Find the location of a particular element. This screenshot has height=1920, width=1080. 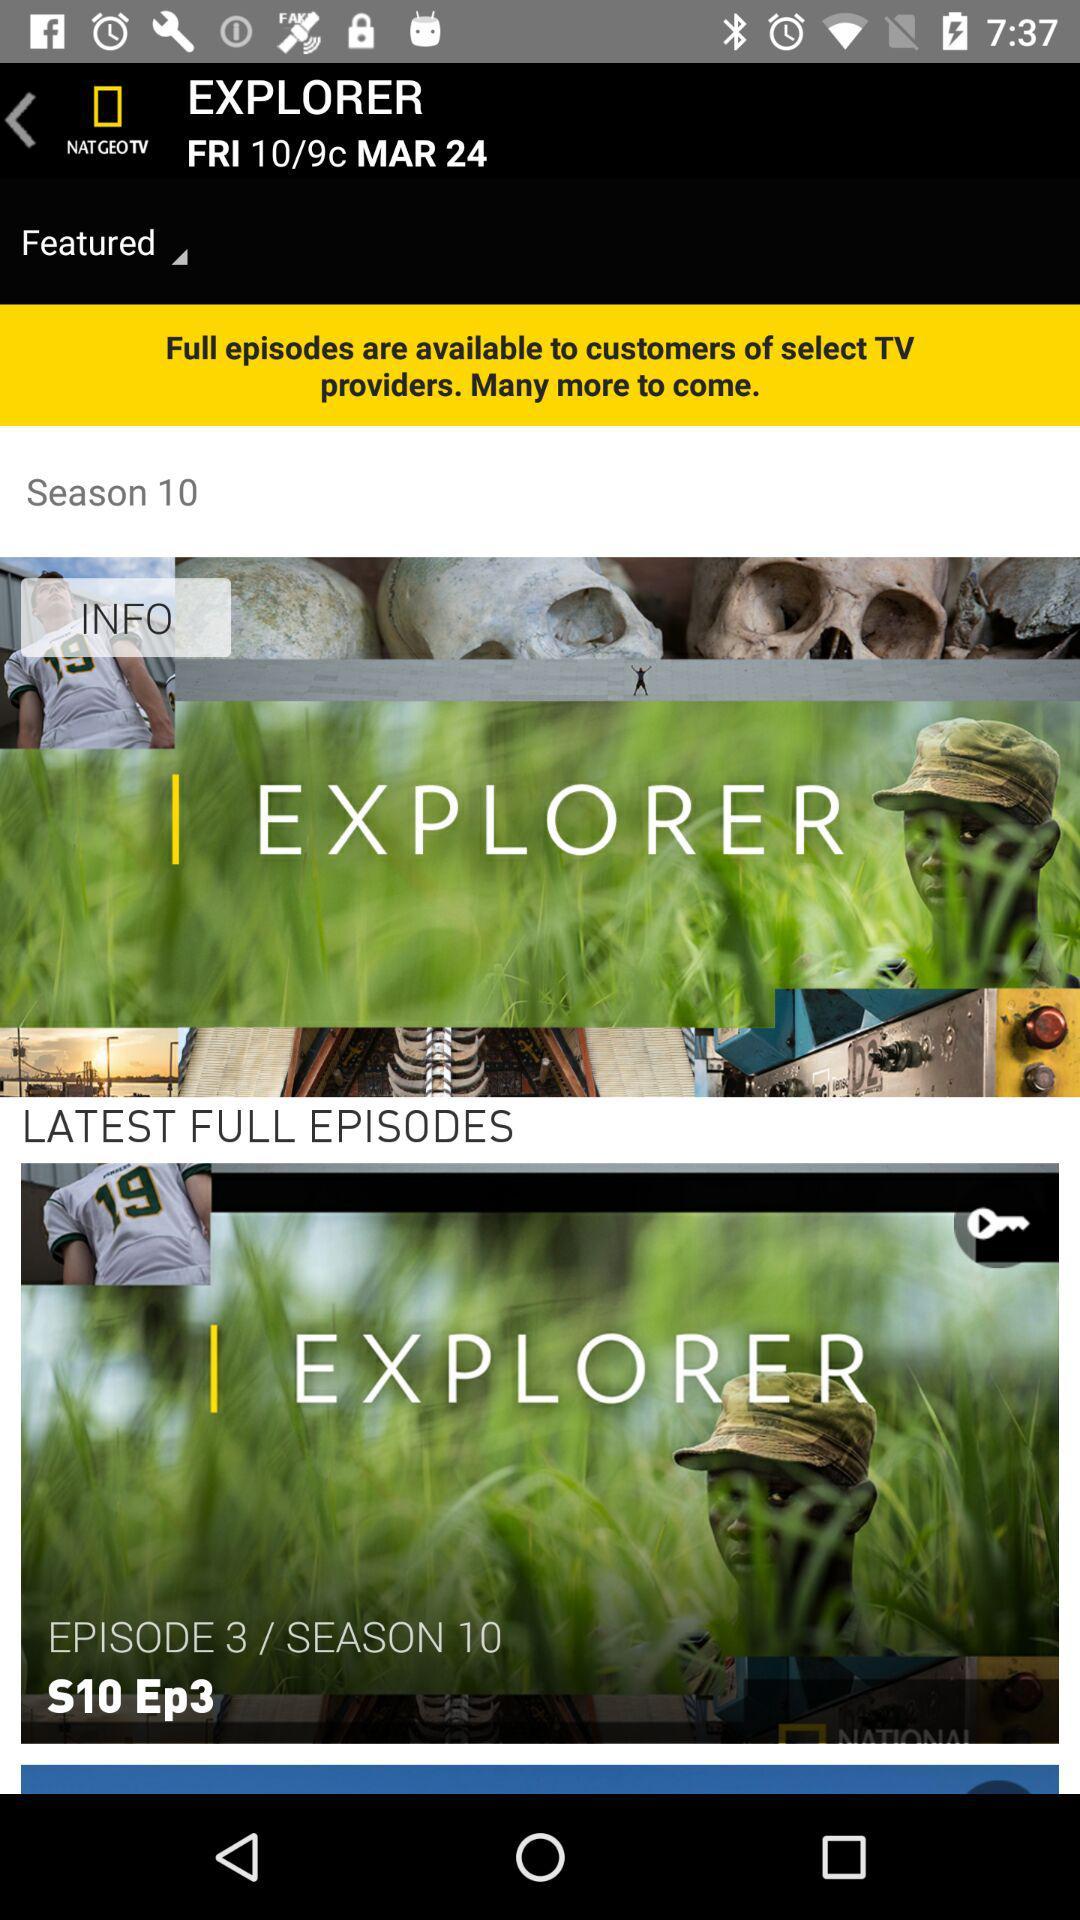

item above featured item is located at coordinates (20, 119).